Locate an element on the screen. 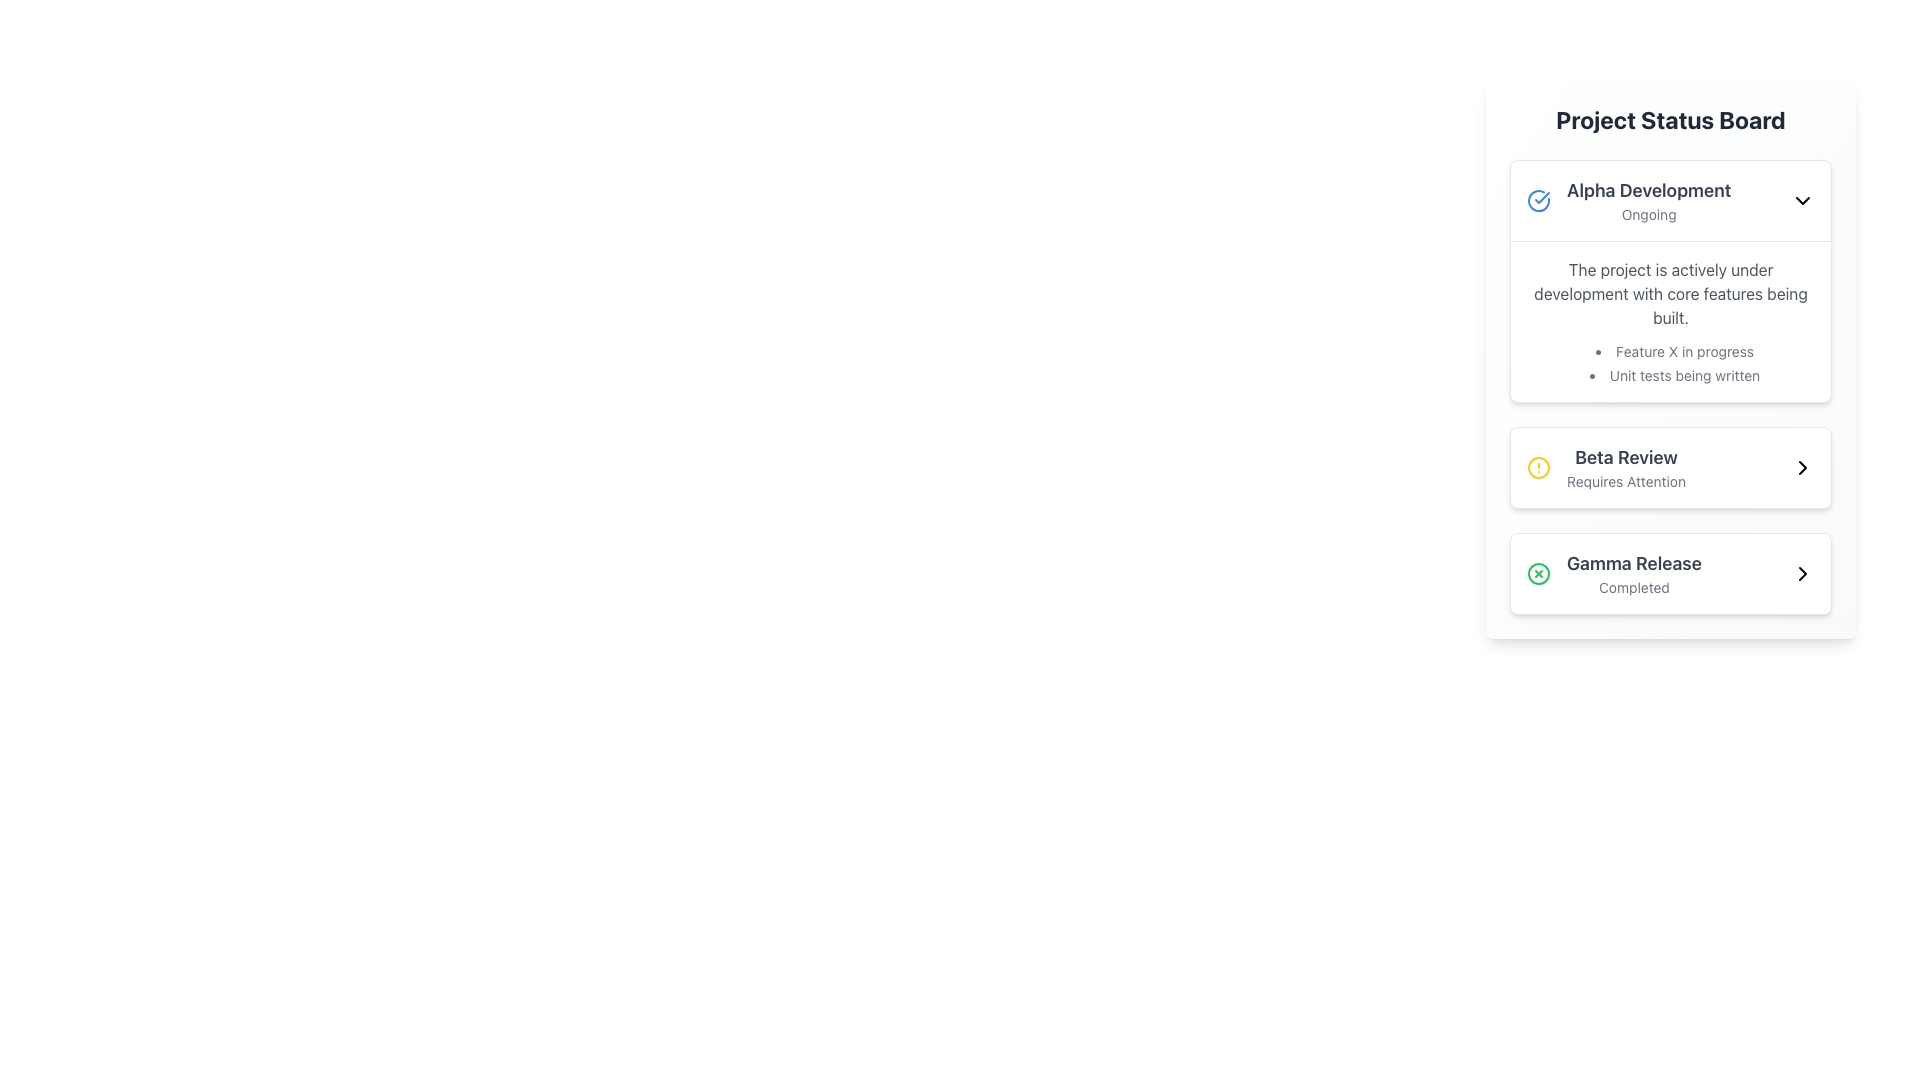 The width and height of the screenshot is (1920, 1080). the third card element labeled 'Gamma Release' in the 'Project Status Board', which features a green check mark icon on the left and a right-facing chevron arrow on the right is located at coordinates (1670, 574).